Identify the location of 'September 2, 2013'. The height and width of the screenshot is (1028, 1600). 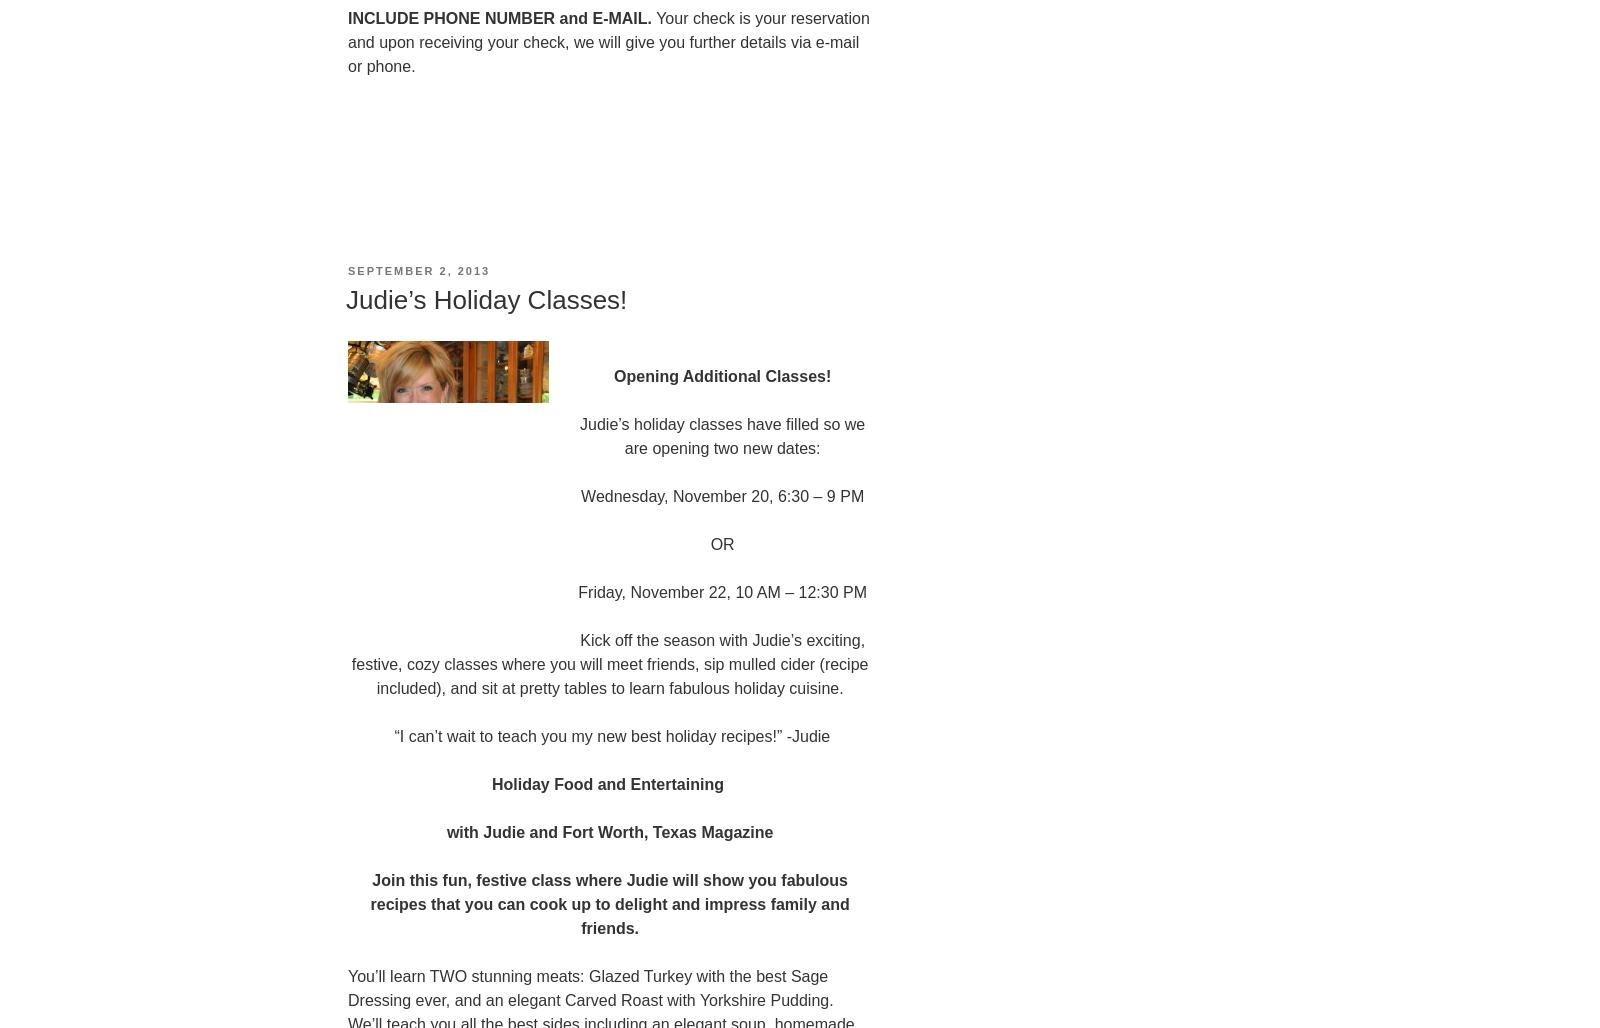
(348, 269).